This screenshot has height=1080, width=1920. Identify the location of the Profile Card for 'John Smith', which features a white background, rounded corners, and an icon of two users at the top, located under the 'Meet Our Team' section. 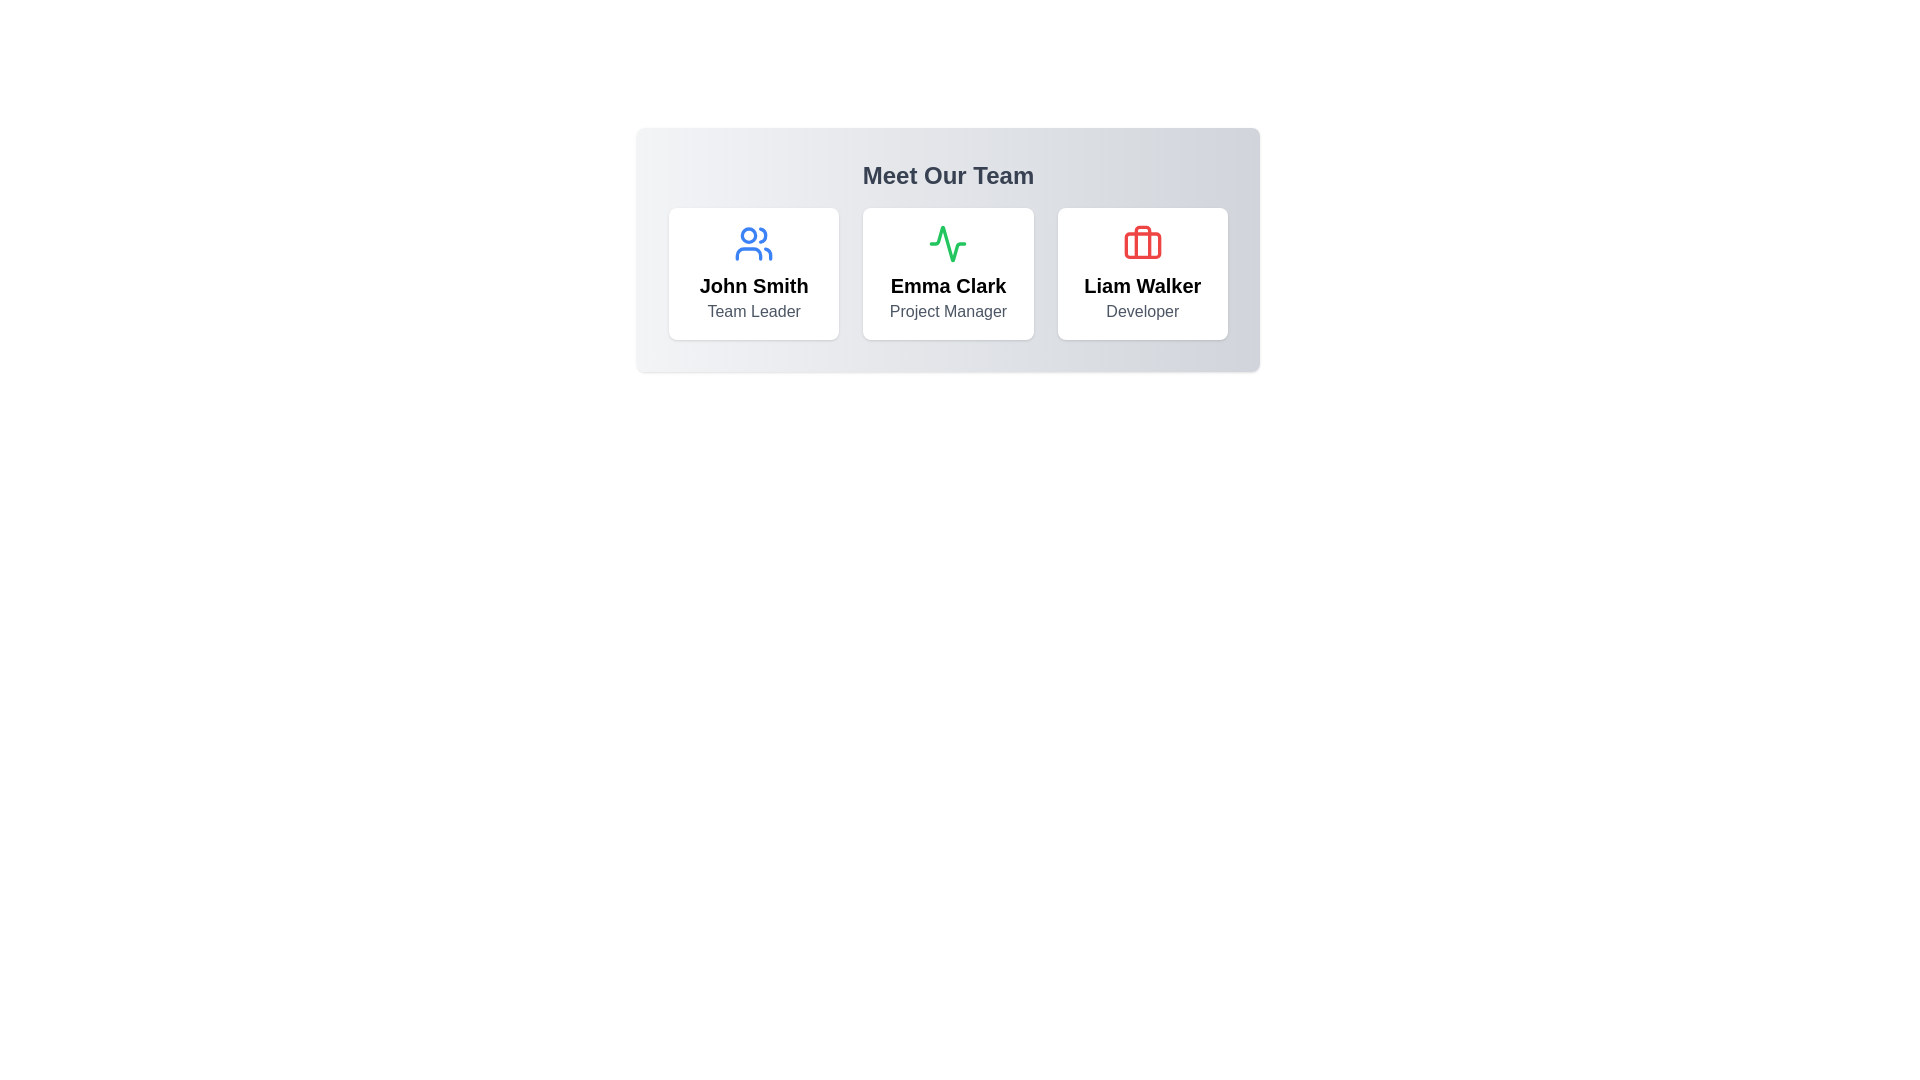
(753, 273).